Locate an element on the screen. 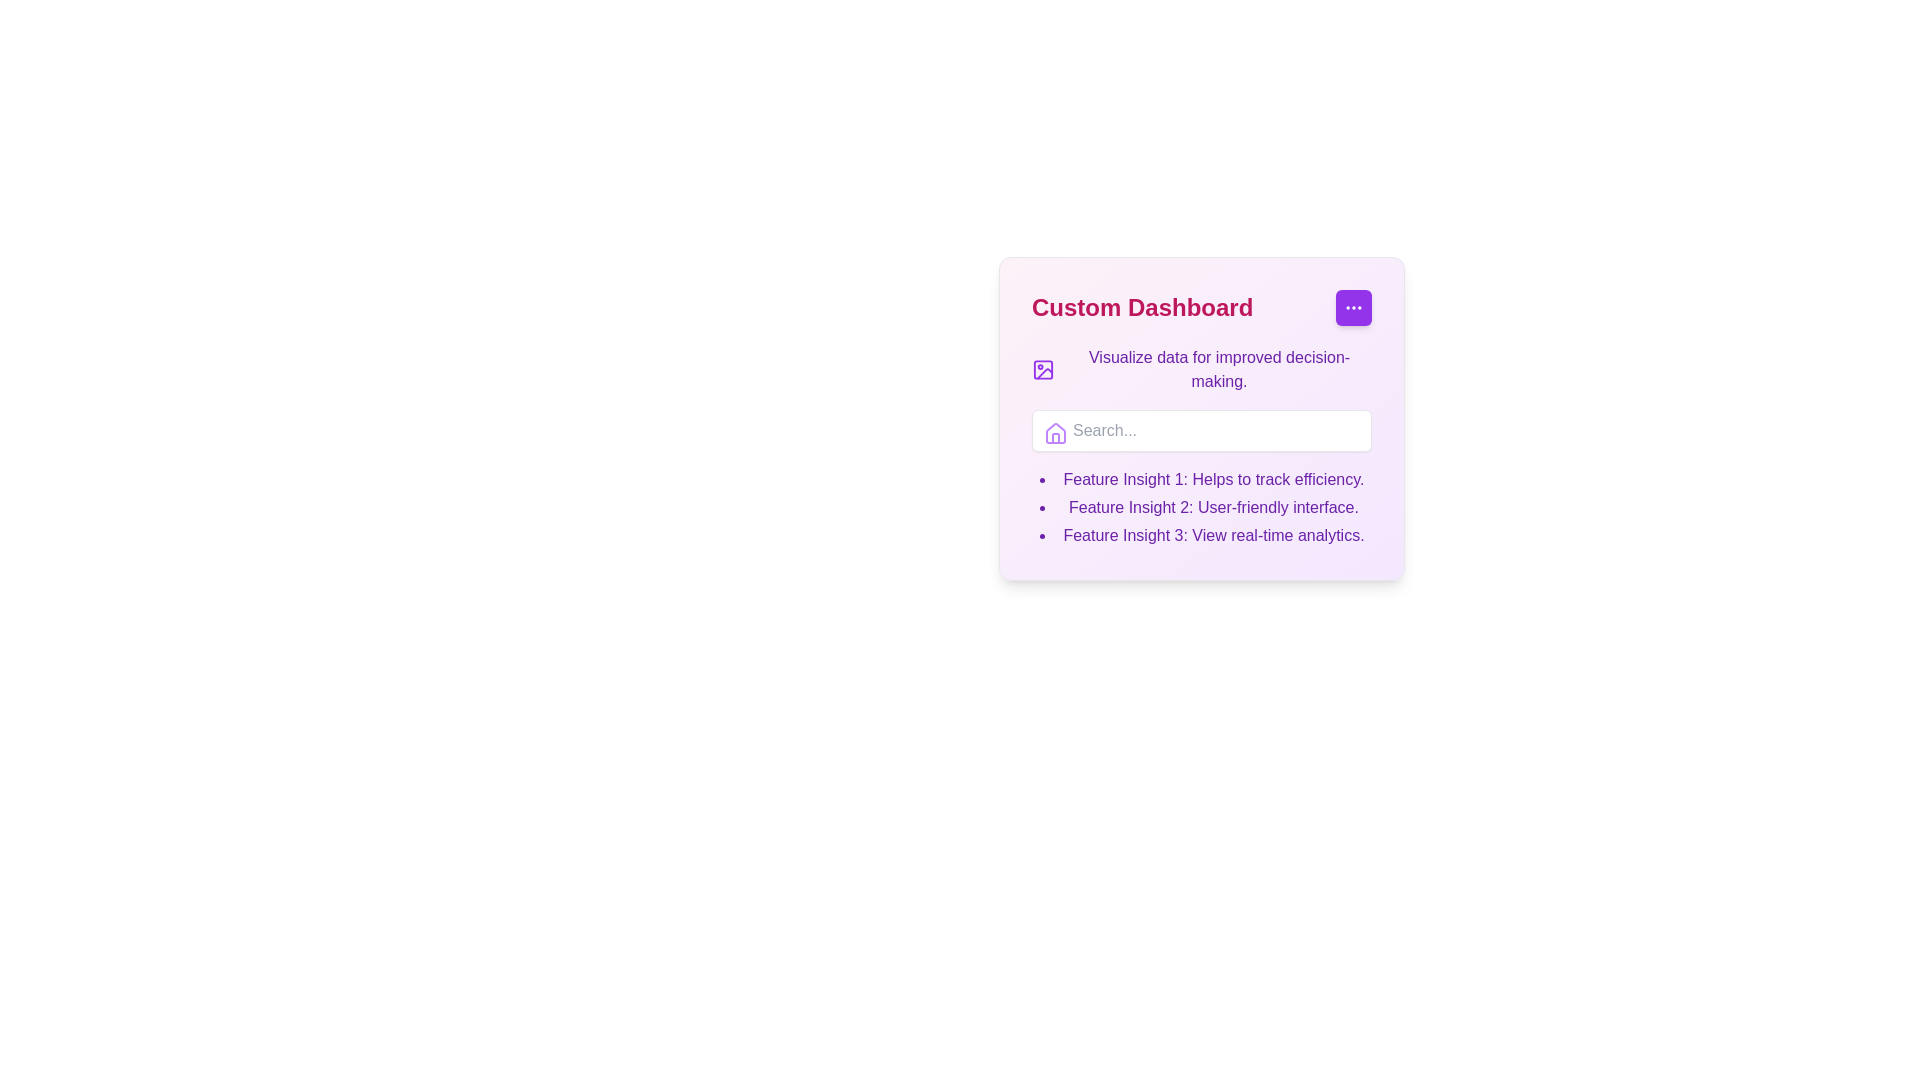 Image resolution: width=1920 pixels, height=1080 pixels. the options button located in the top right corner of the 'Custom Dashboard' panel to trigger a tooltip is located at coordinates (1353, 308).